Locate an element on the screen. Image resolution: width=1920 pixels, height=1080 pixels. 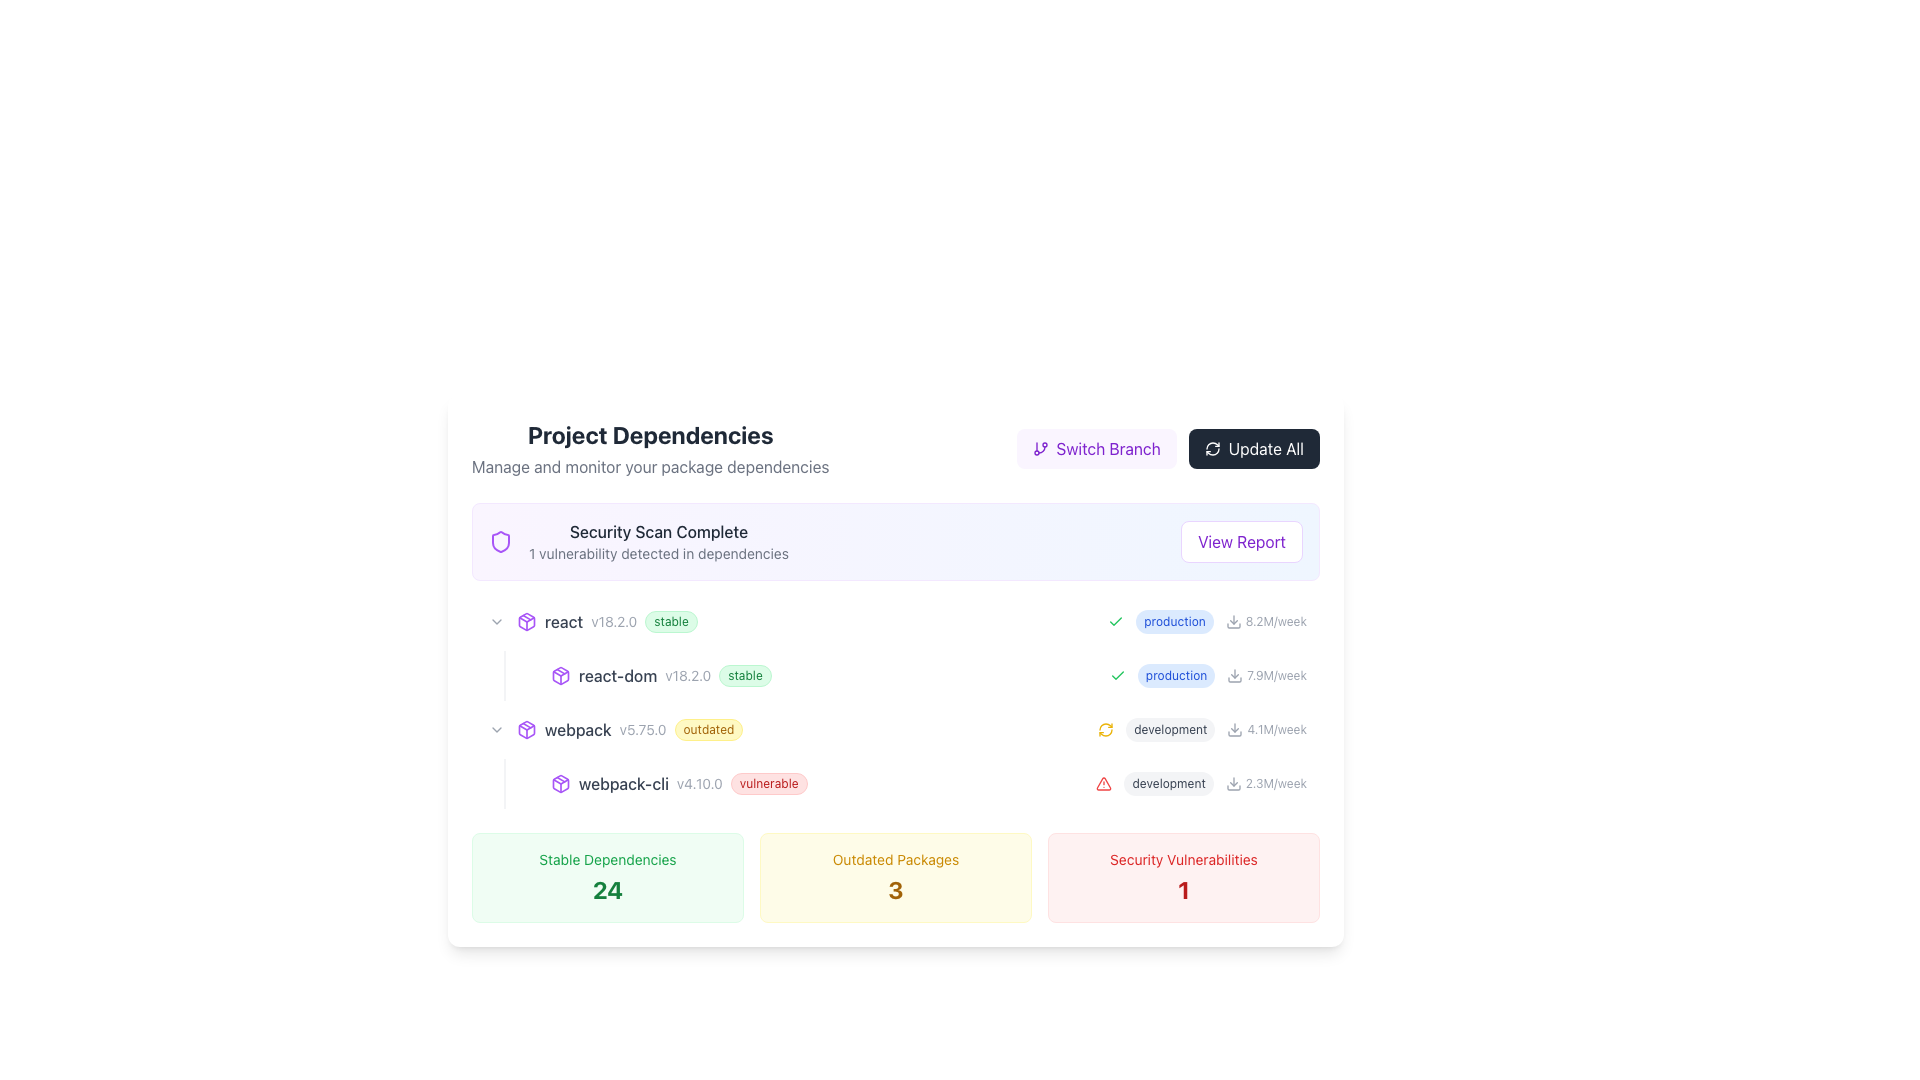
text element displaying '4.1M/week' next to the downward arrow icon for information is located at coordinates (1266, 729).